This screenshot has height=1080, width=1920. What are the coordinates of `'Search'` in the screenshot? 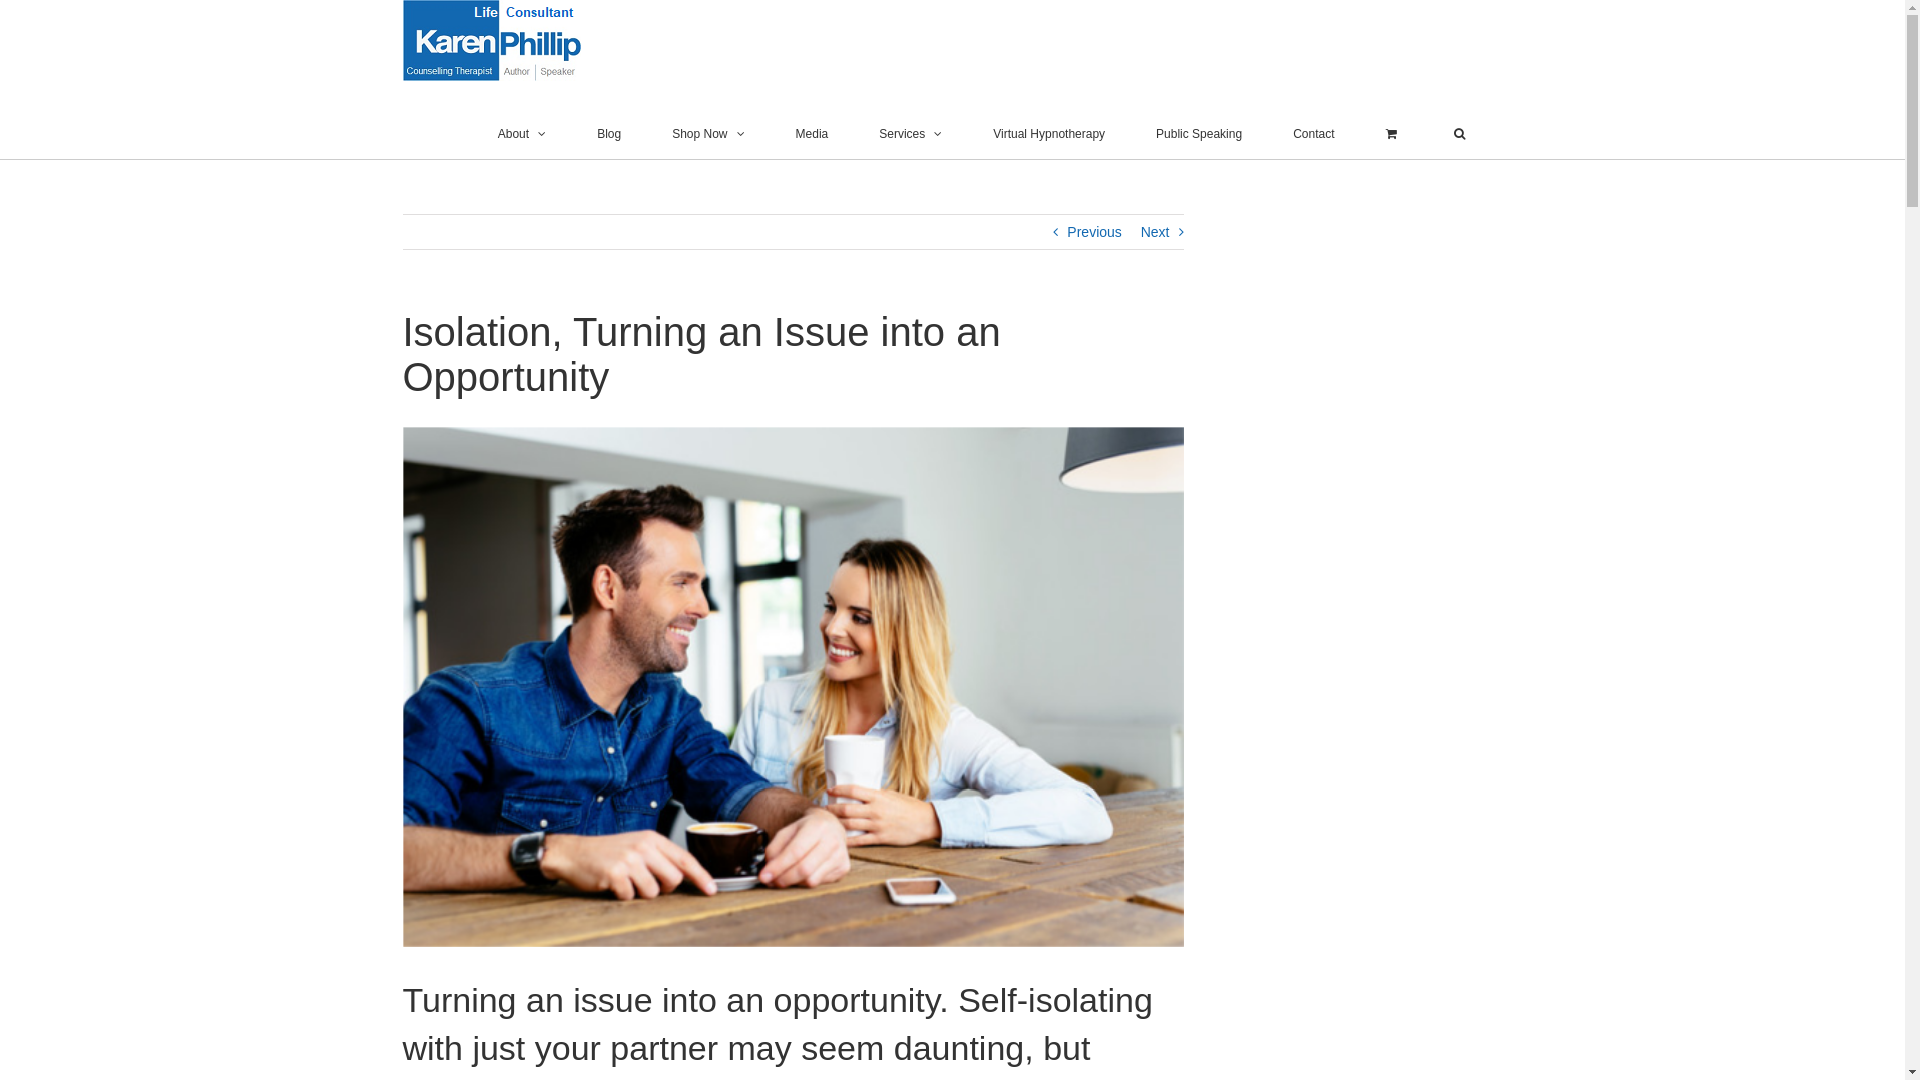 It's located at (1458, 134).